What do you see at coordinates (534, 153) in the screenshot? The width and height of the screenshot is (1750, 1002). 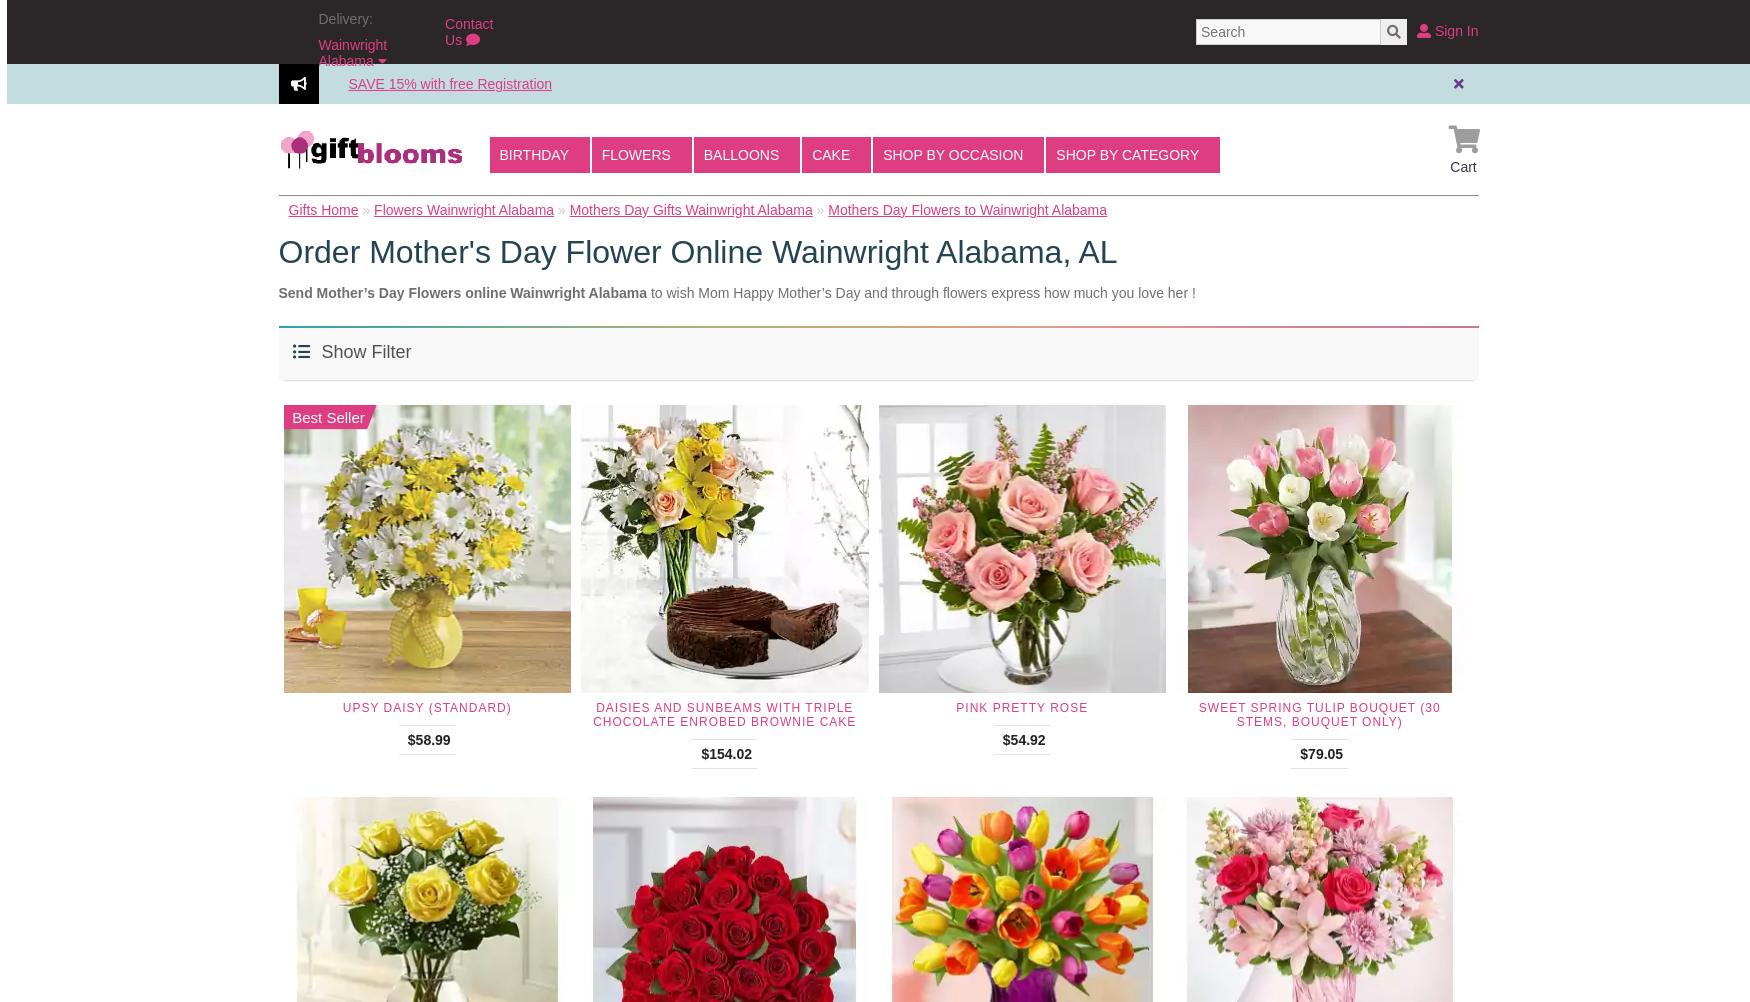 I see `'Birthday'` at bounding box center [534, 153].